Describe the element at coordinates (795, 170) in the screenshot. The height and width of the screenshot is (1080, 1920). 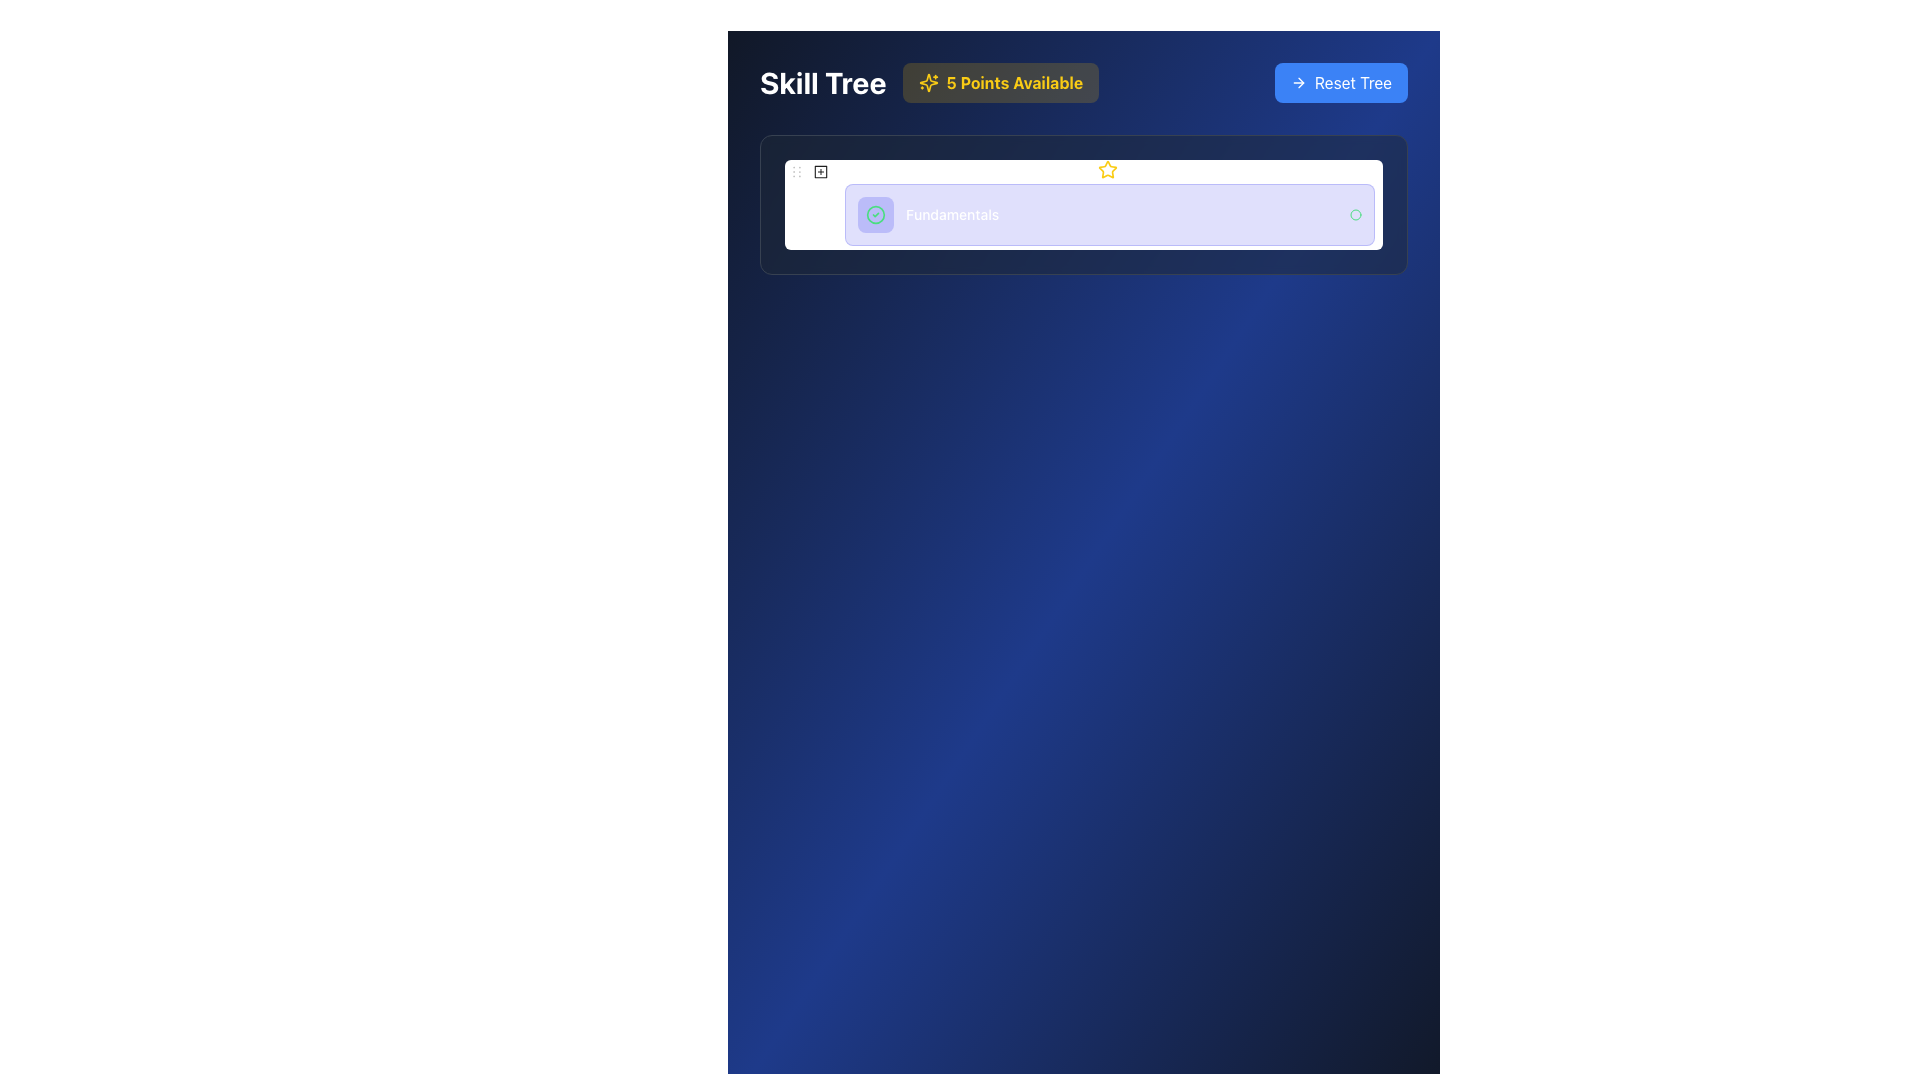
I see `the small monochromatic icon styled as a group of circles or ellipses, located in the top left corner of the 'Fundamentals' box, next to the 'expand' and 'collapse' icons` at that location.